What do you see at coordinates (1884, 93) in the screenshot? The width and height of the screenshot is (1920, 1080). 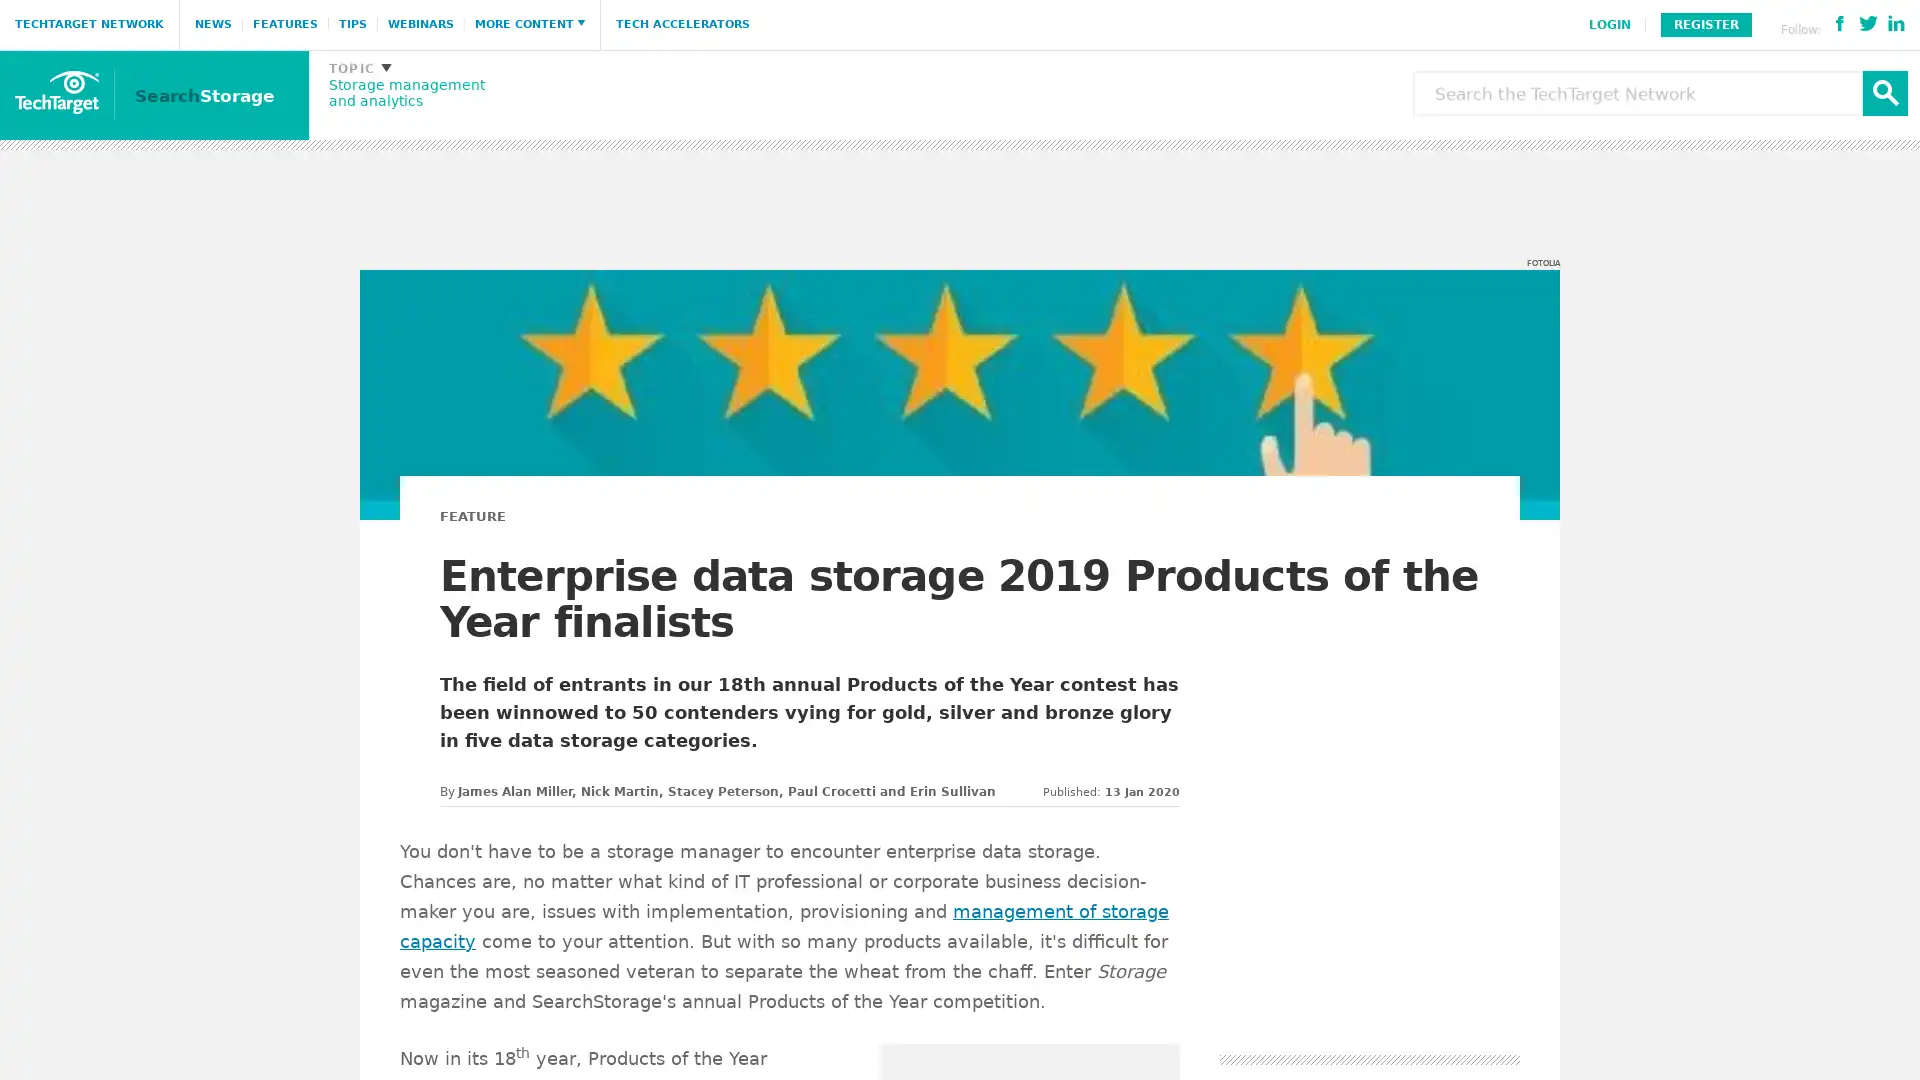 I see `Search` at bounding box center [1884, 93].